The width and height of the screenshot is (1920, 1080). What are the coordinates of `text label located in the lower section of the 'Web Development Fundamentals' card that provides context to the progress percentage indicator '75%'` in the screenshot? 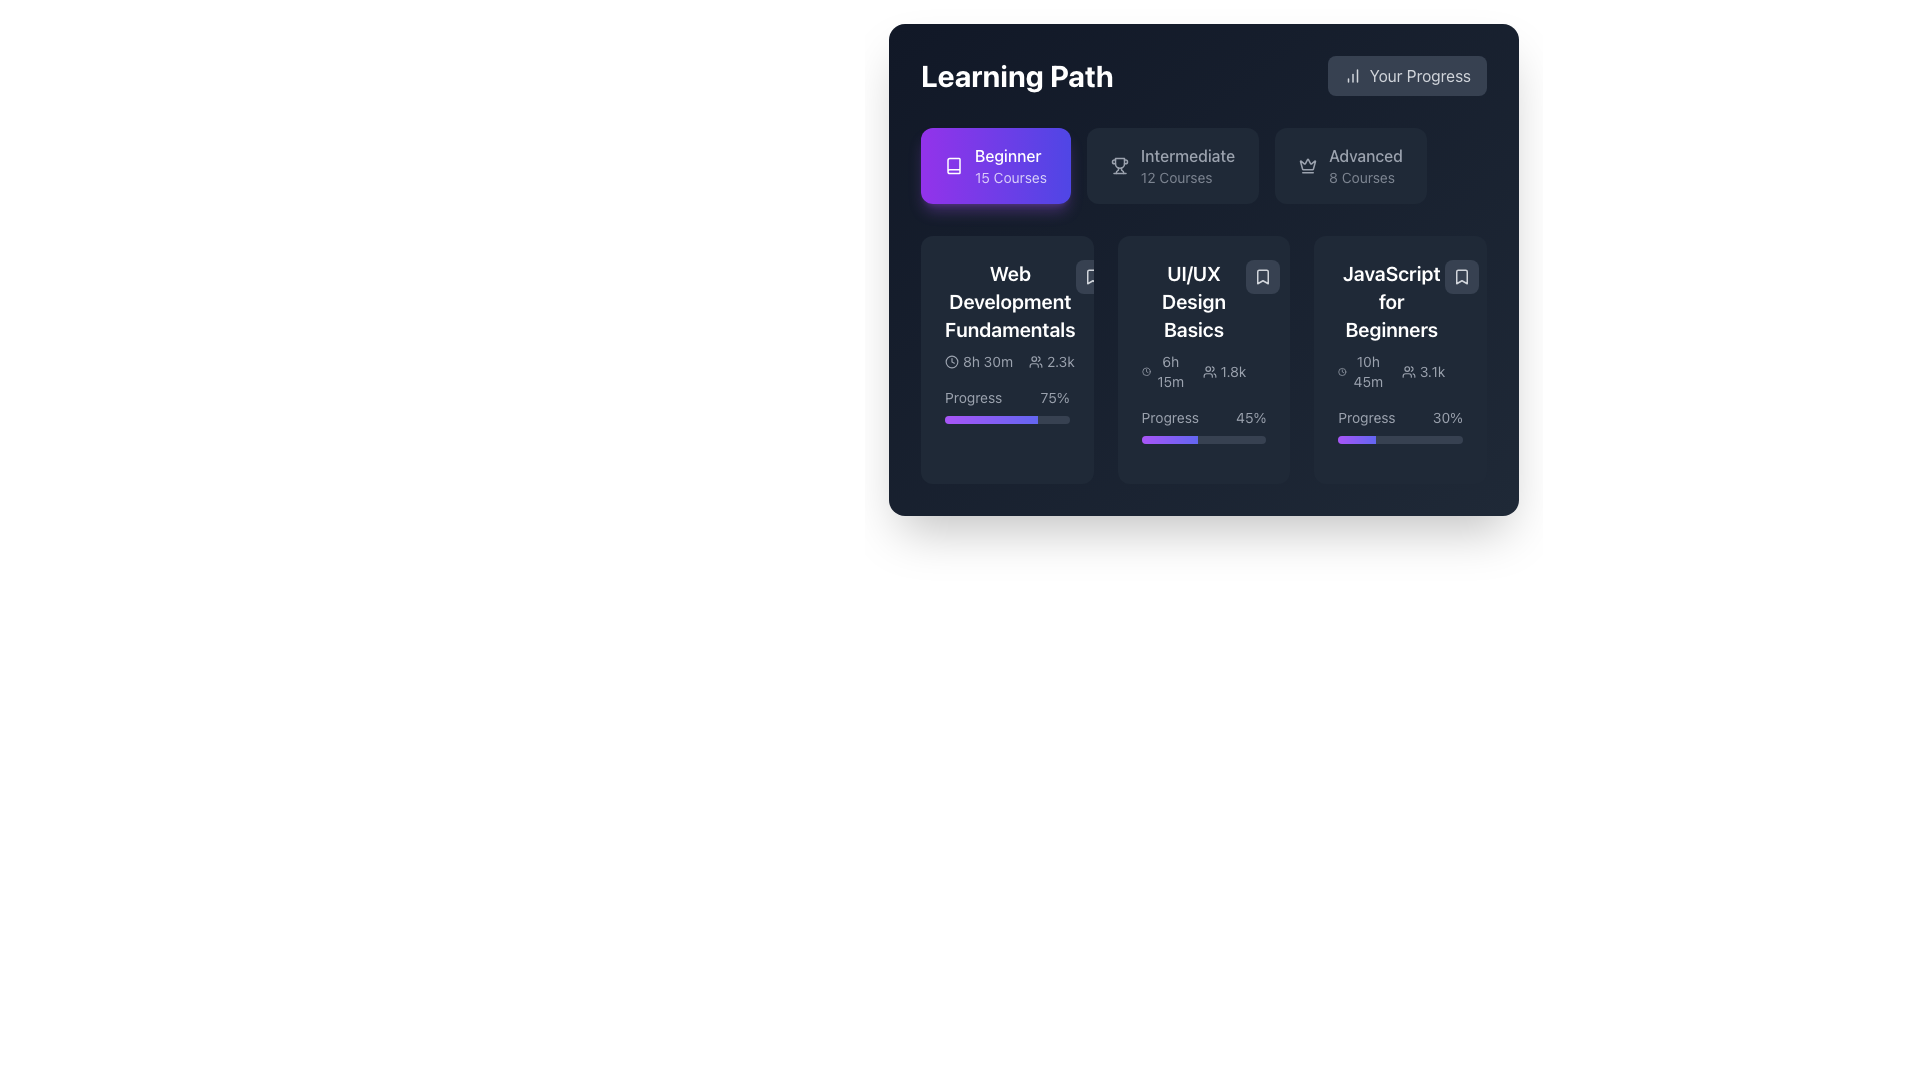 It's located at (973, 397).